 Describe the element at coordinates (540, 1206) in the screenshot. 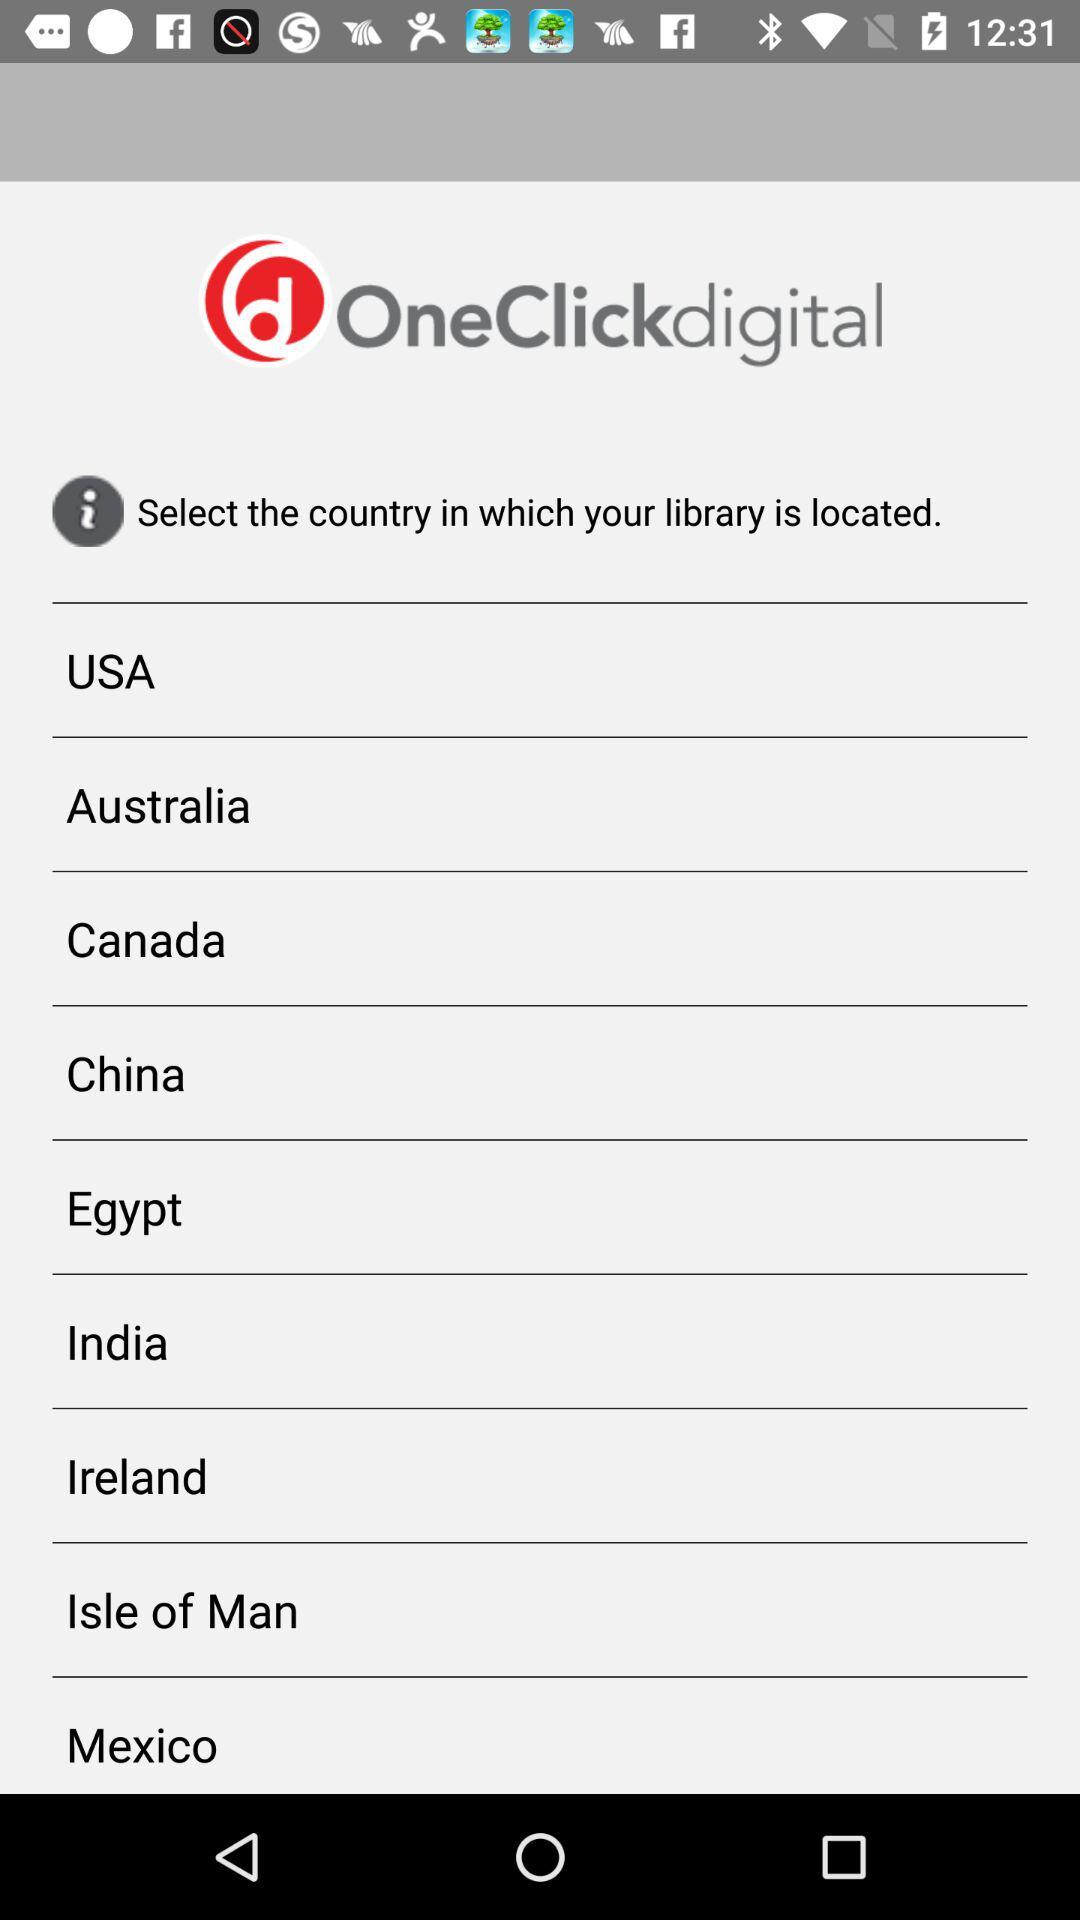

I see `egypt icon` at that location.